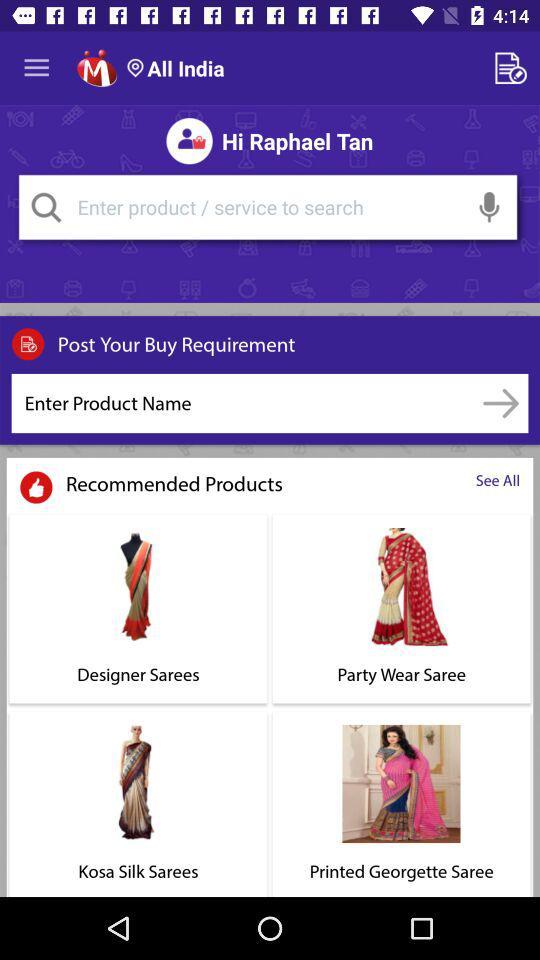  I want to click on open home page, so click(96, 68).